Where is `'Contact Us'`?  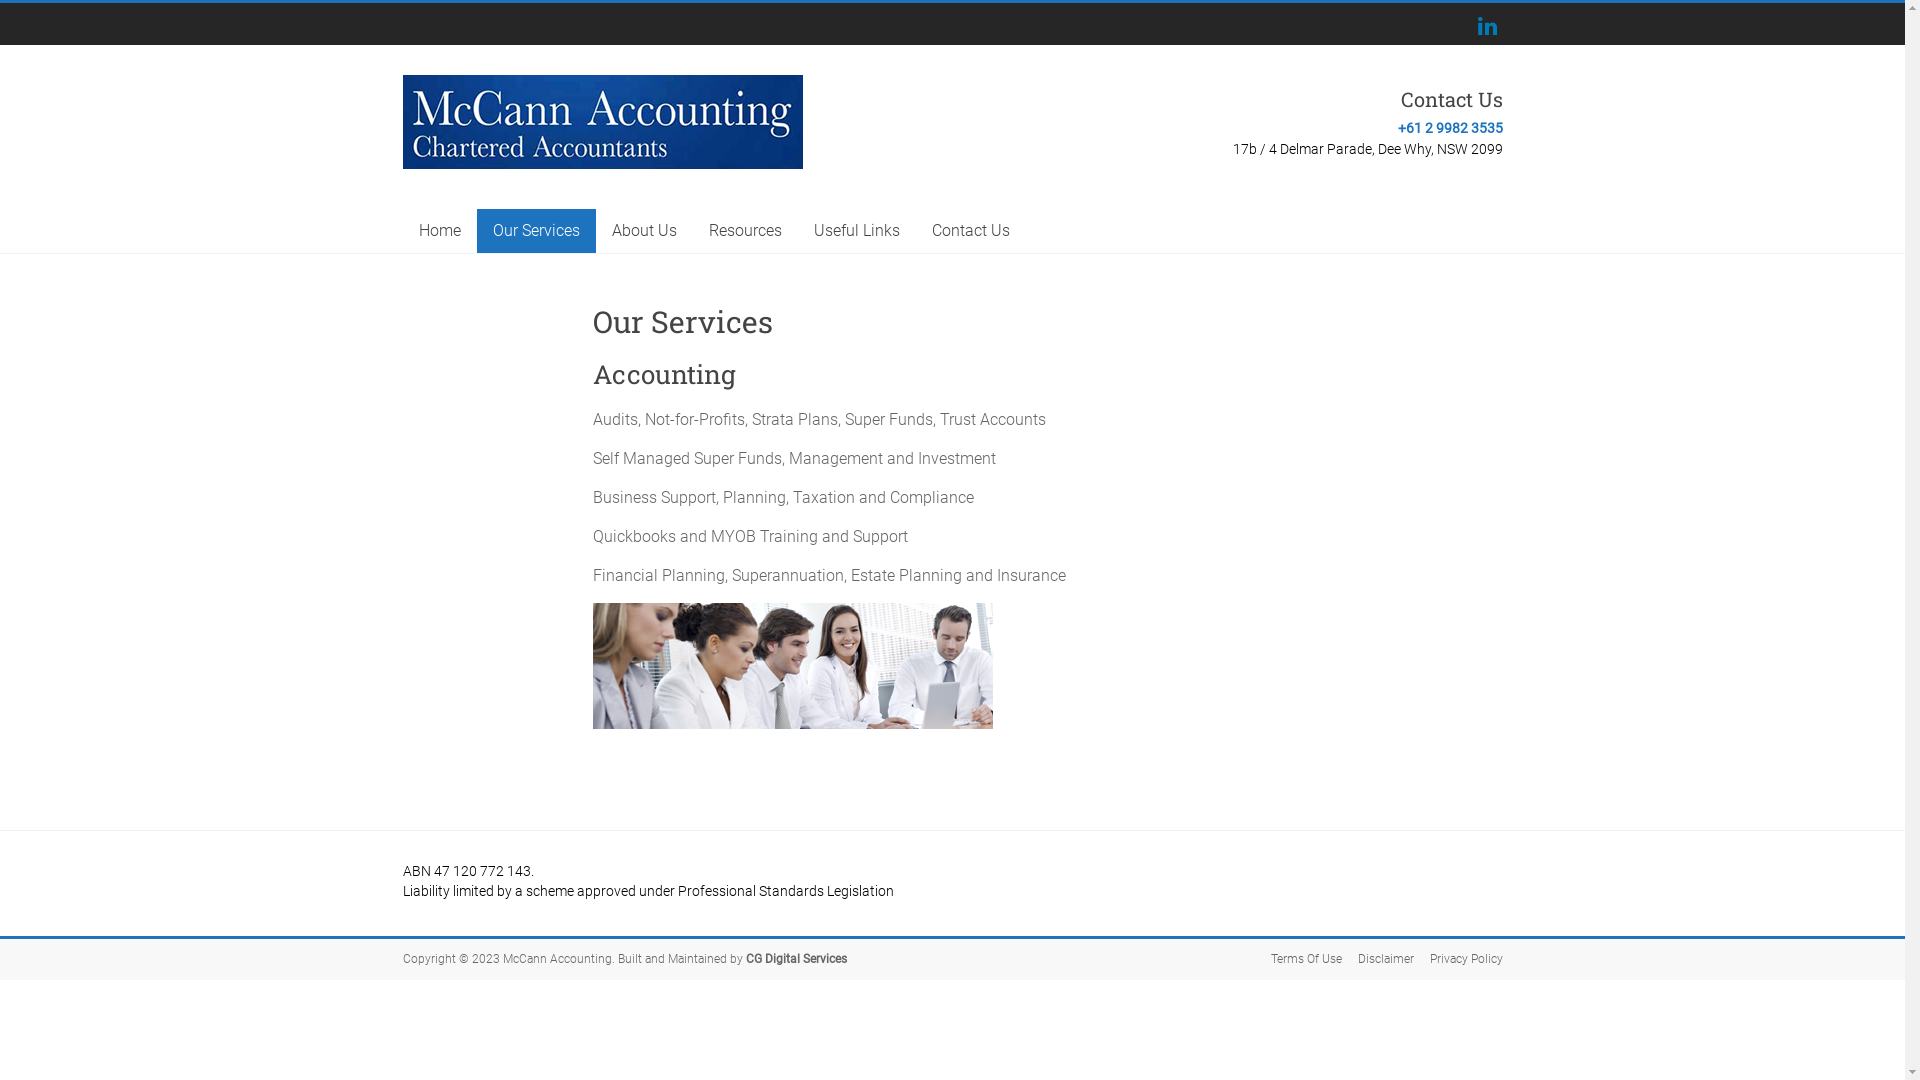
'Contact Us' is located at coordinates (970, 230).